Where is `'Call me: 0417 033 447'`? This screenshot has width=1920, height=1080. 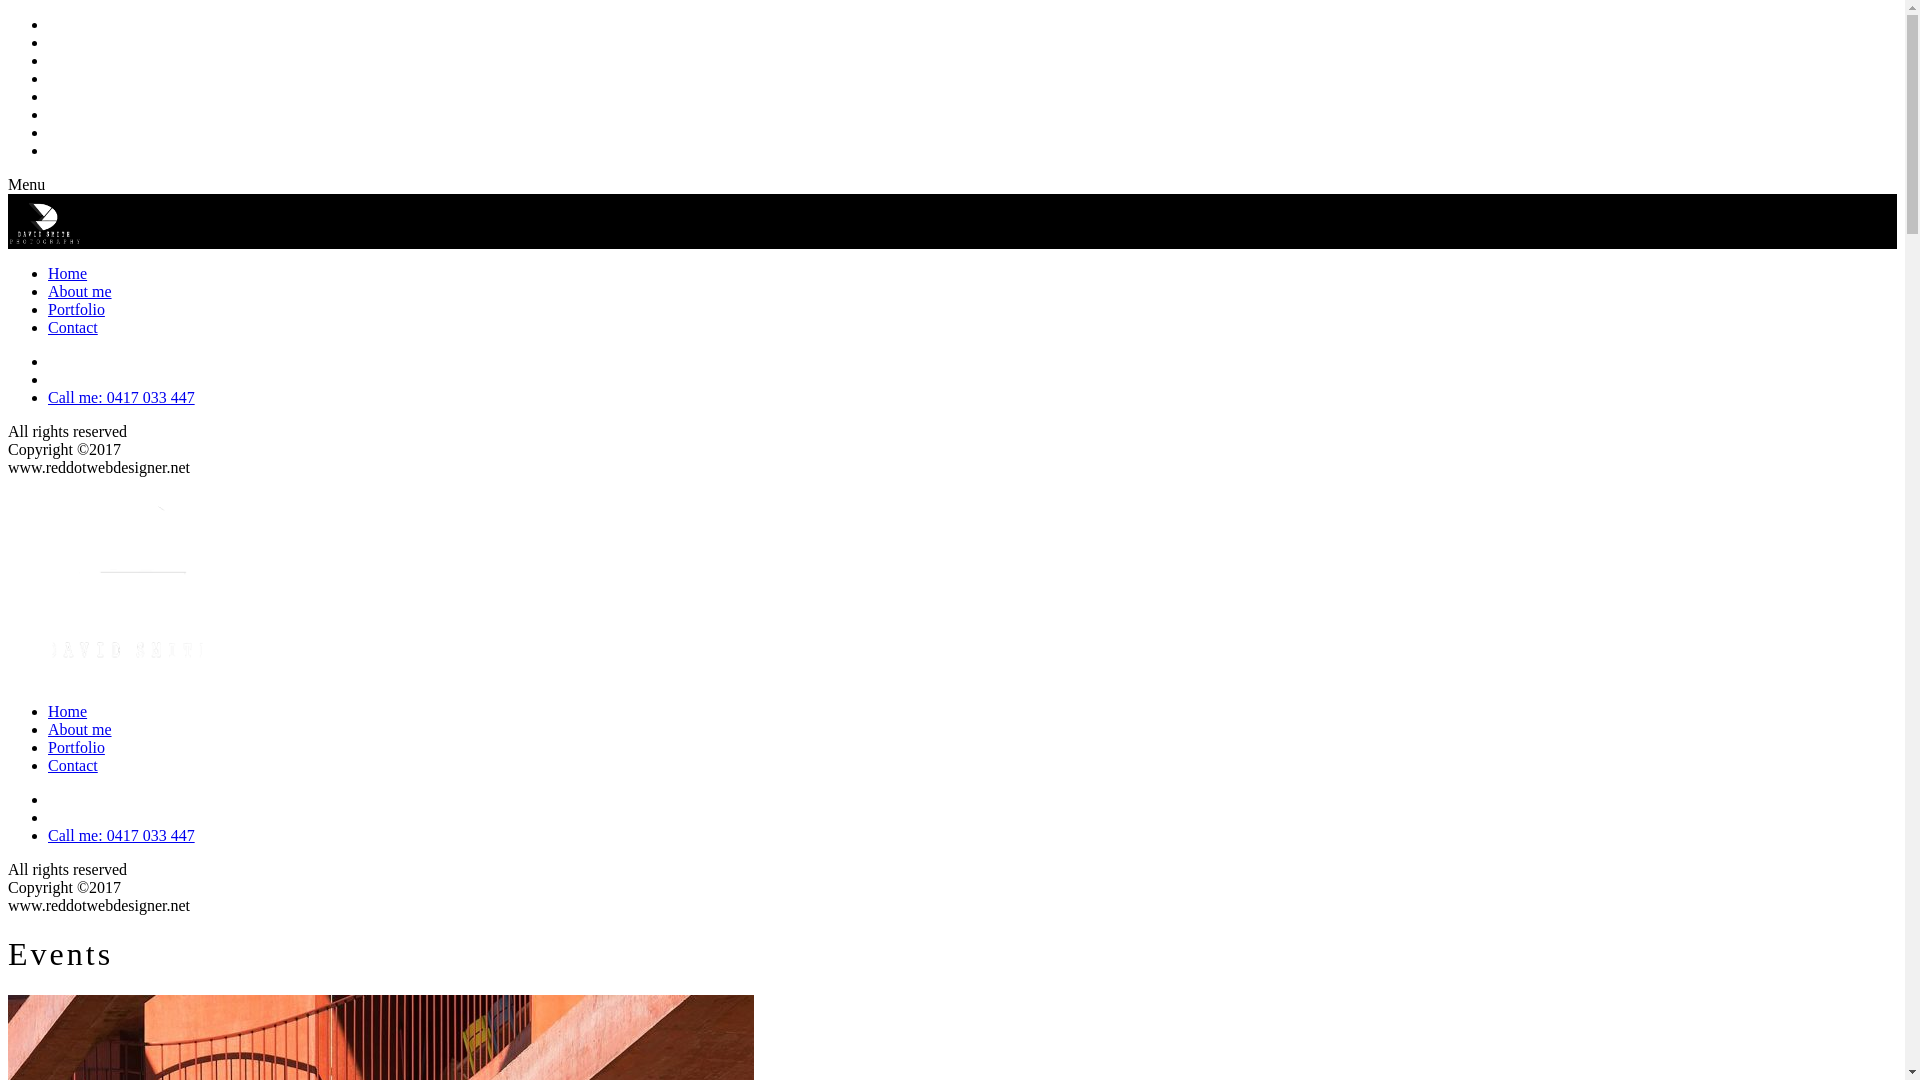
'Call me: 0417 033 447' is located at coordinates (120, 835).